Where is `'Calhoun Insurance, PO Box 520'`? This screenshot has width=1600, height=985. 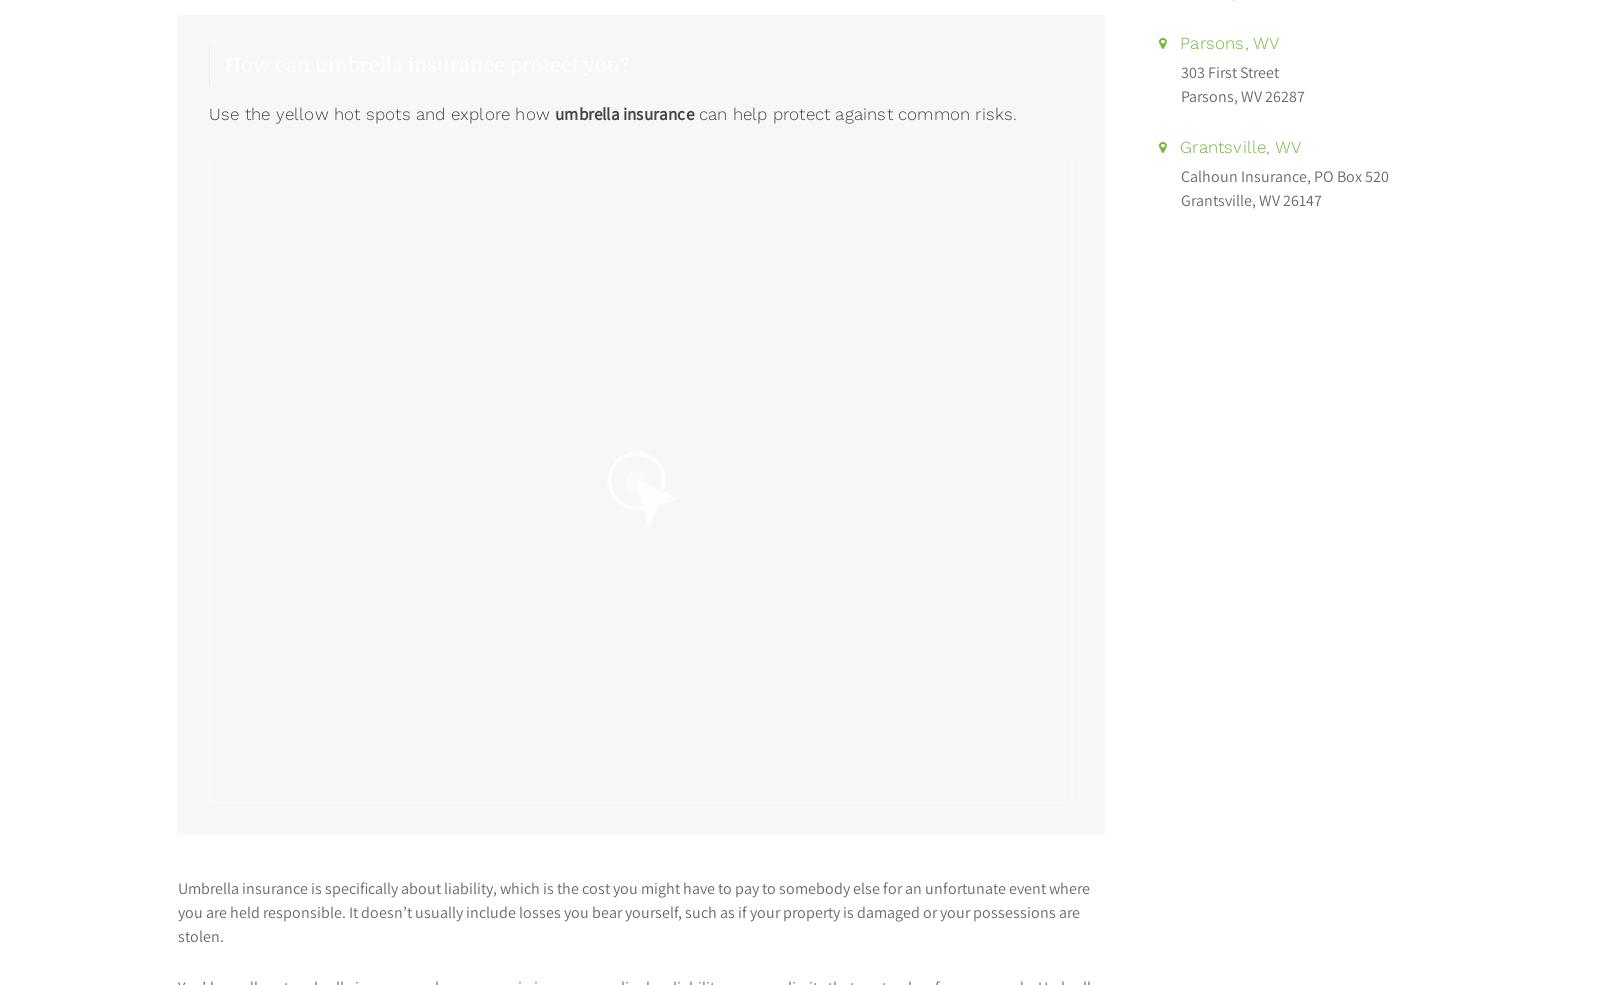
'Calhoun Insurance, PO Box 520' is located at coordinates (1283, 176).